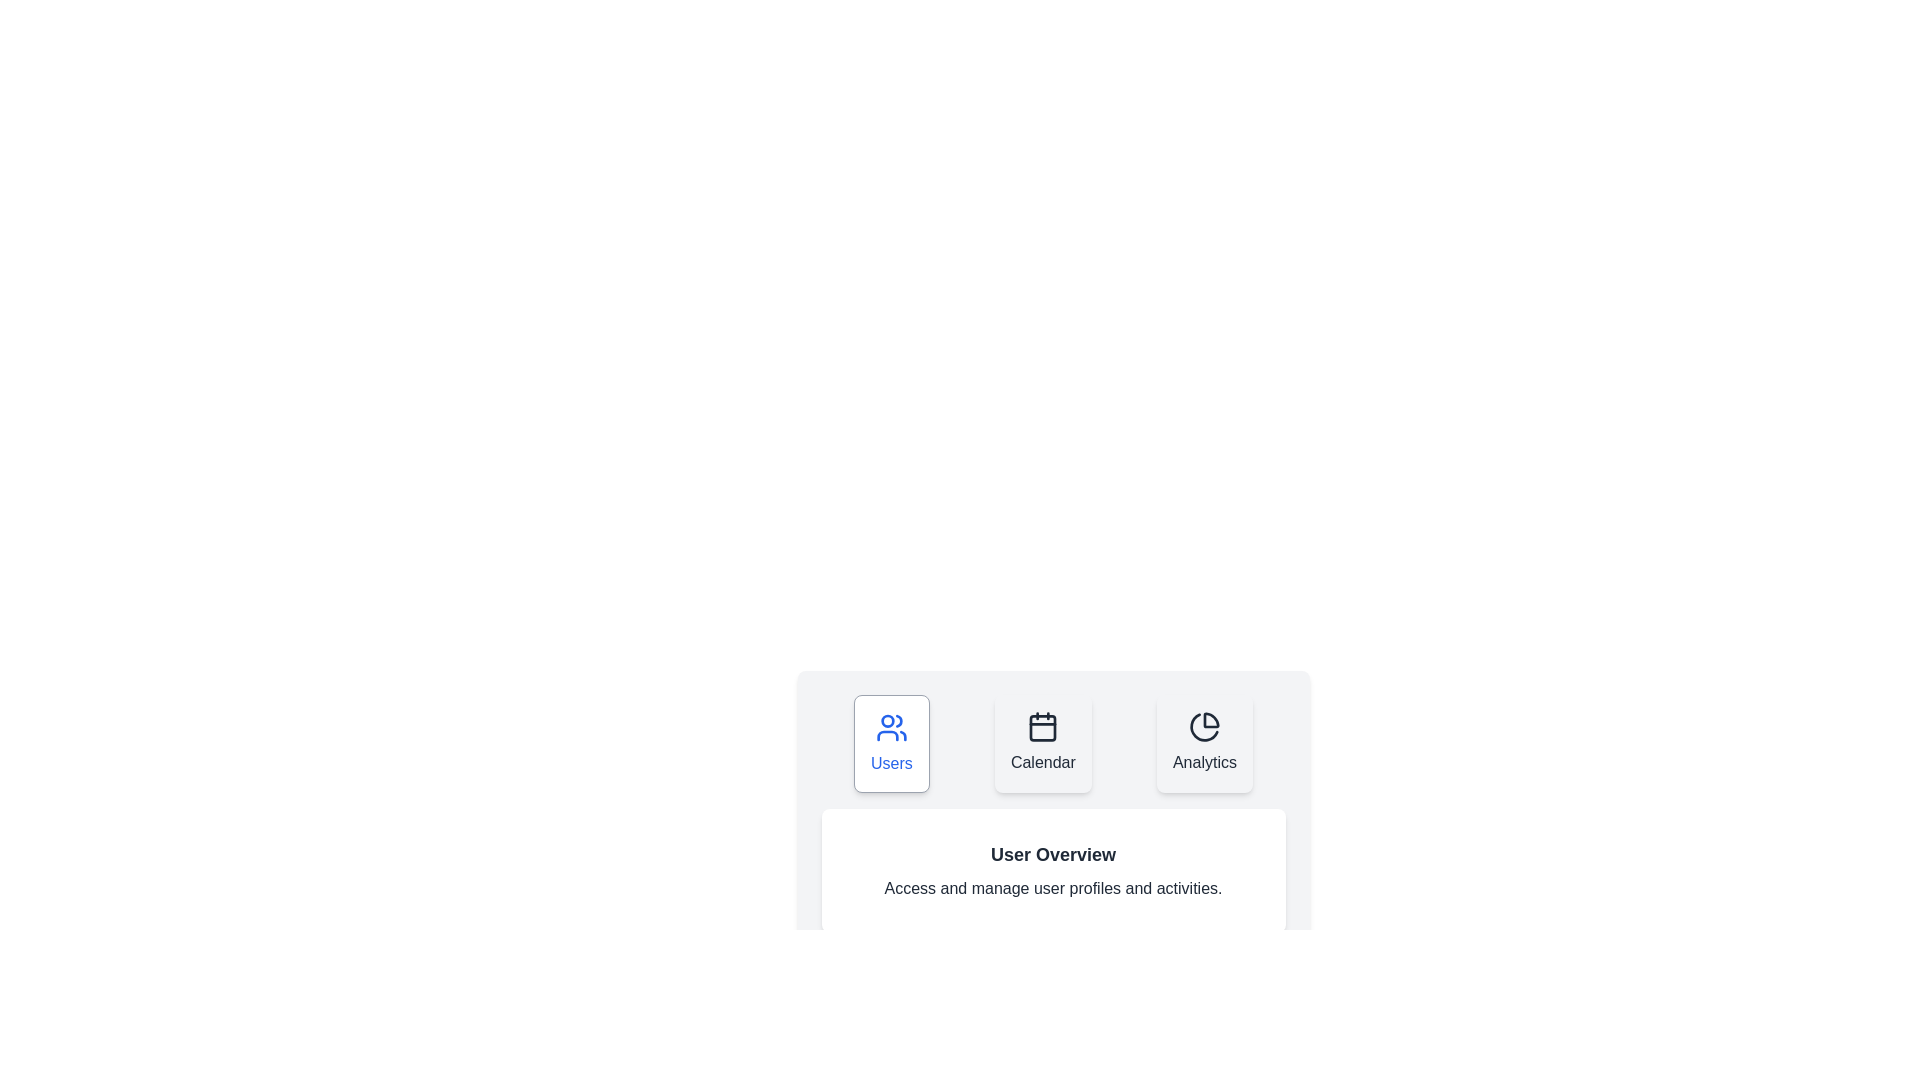 Image resolution: width=1920 pixels, height=1080 pixels. Describe the element at coordinates (1203, 744) in the screenshot. I see `the rightmost navigational button in the row of three elements` at that location.